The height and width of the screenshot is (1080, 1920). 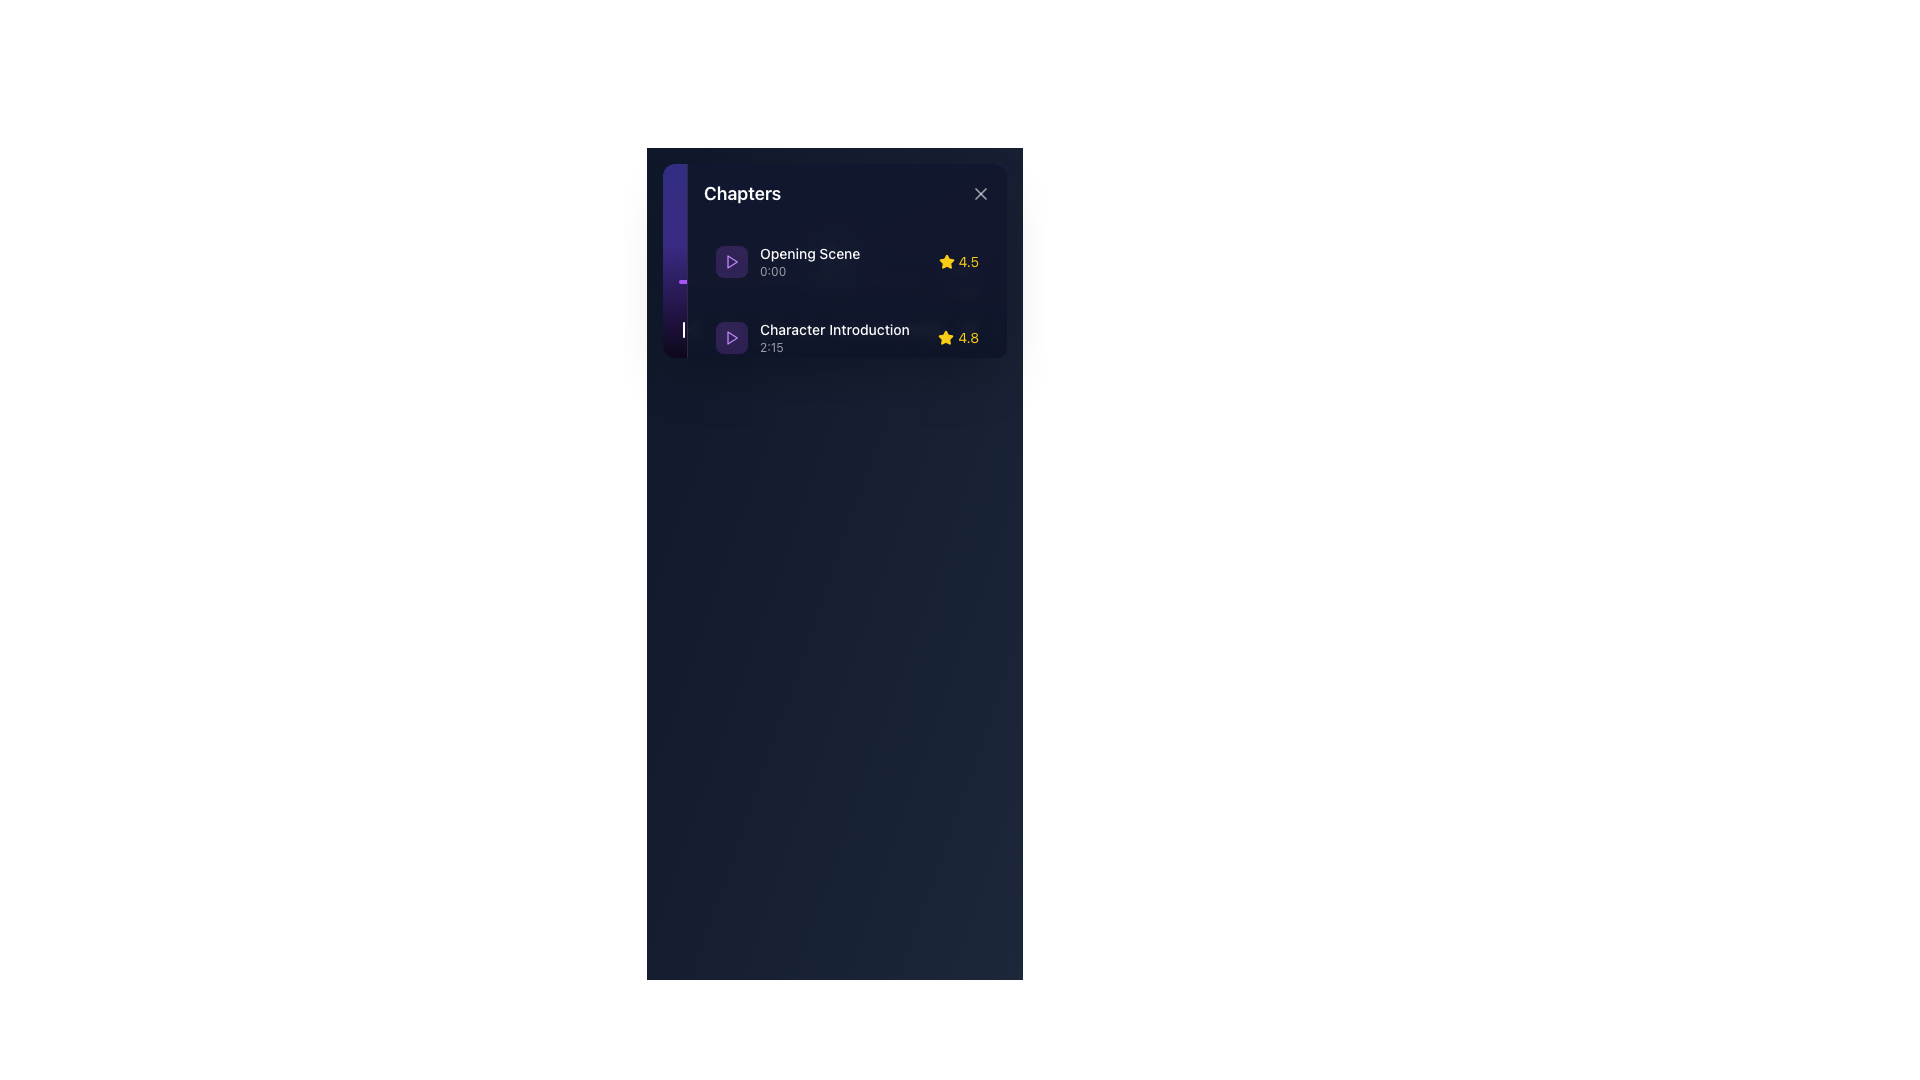 I want to click on the triangular play button on the left section of the list item labeled 'Character Introduction 2:15', so click(x=731, y=261).